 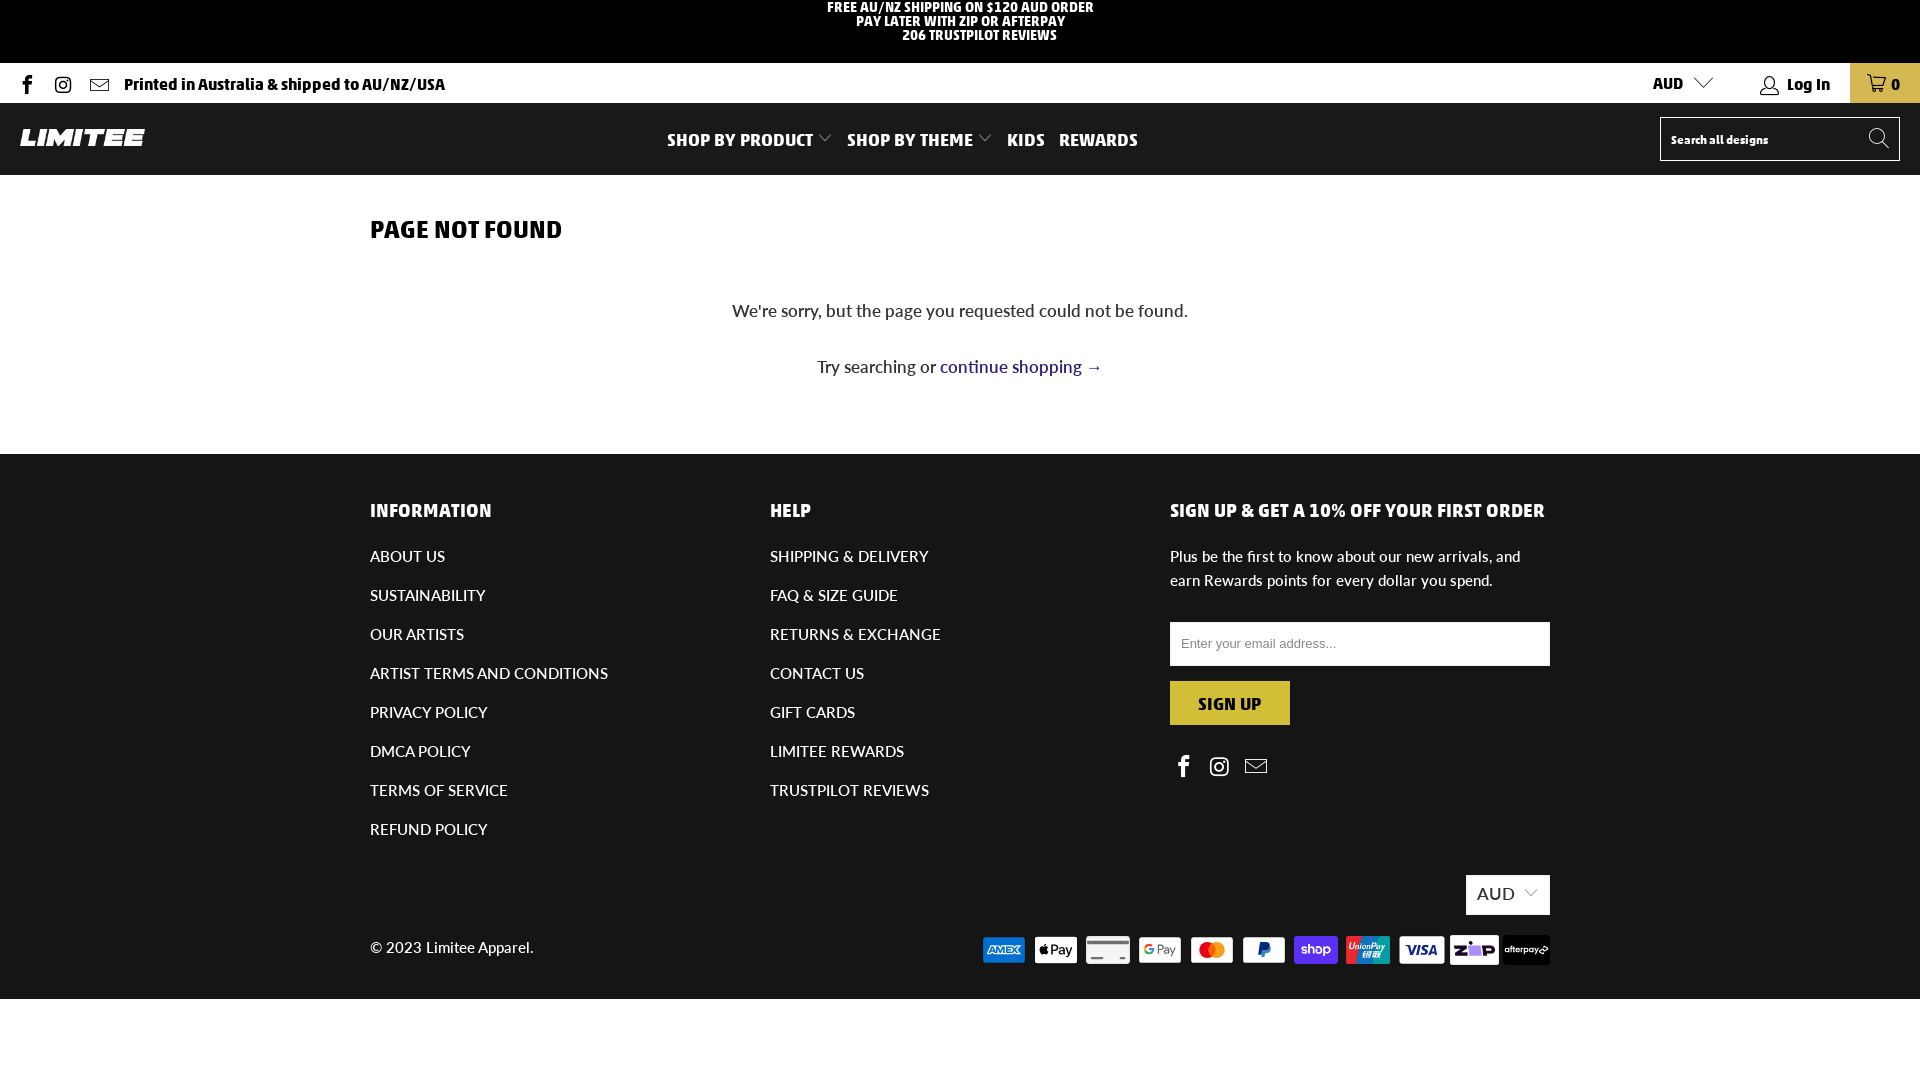 What do you see at coordinates (369, 711) in the screenshot?
I see `'PRIVACY POLICY'` at bounding box center [369, 711].